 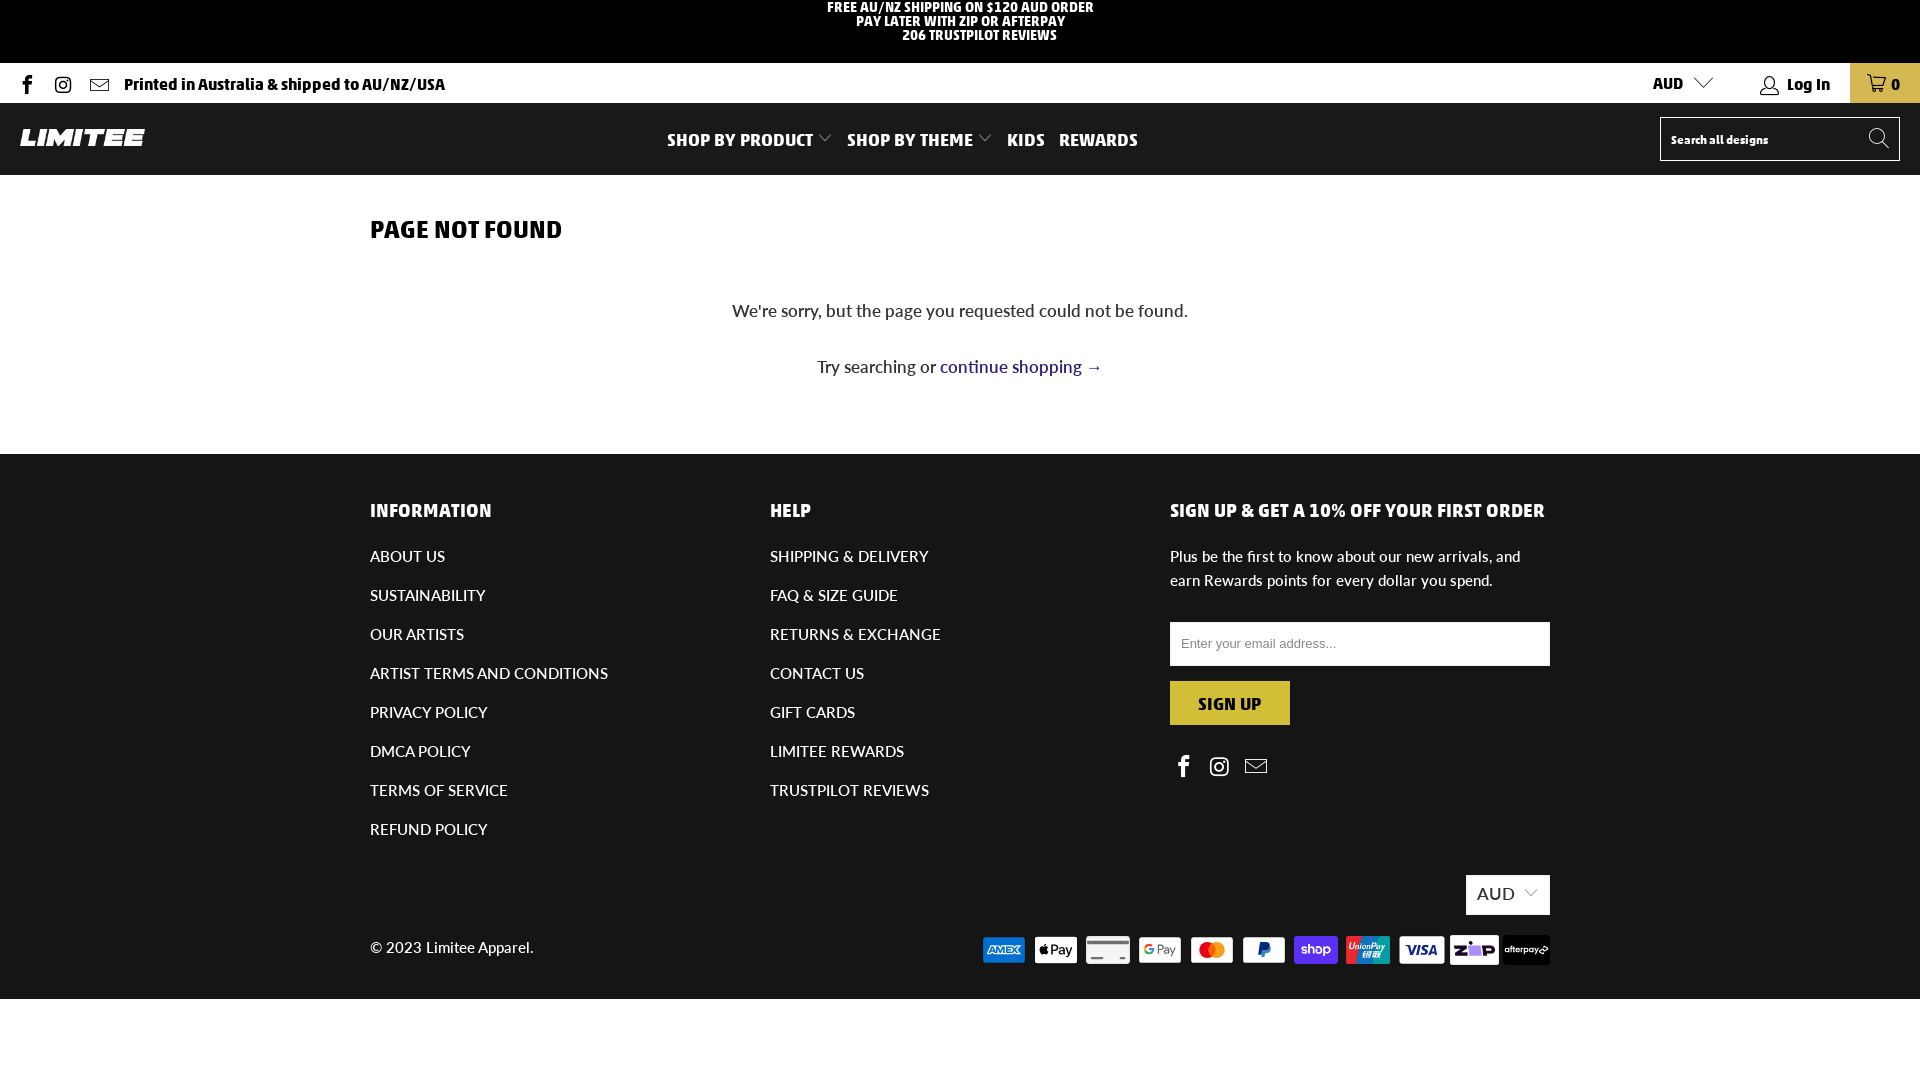 What do you see at coordinates (369, 711) in the screenshot?
I see `'PRIVACY POLICY'` at bounding box center [369, 711].